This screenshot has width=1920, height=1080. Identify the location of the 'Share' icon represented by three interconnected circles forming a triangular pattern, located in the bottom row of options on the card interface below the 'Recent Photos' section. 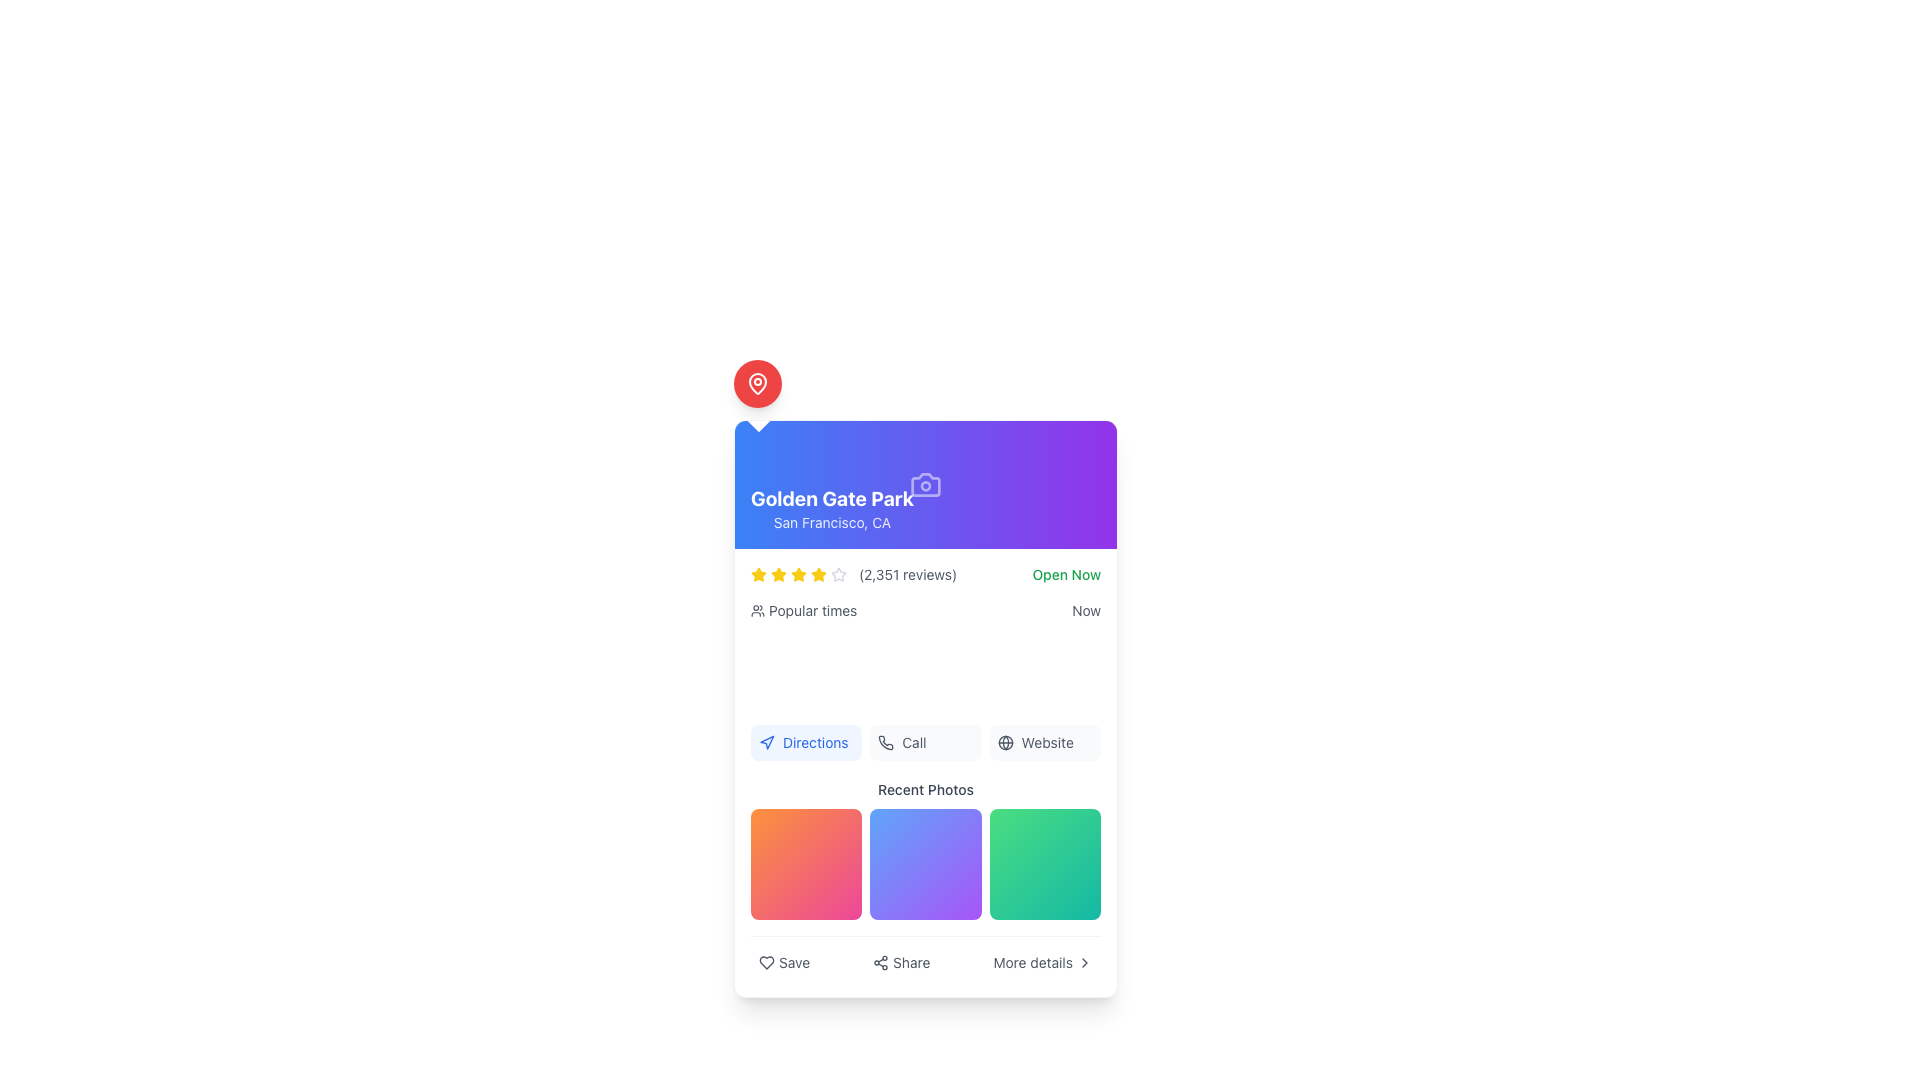
(880, 962).